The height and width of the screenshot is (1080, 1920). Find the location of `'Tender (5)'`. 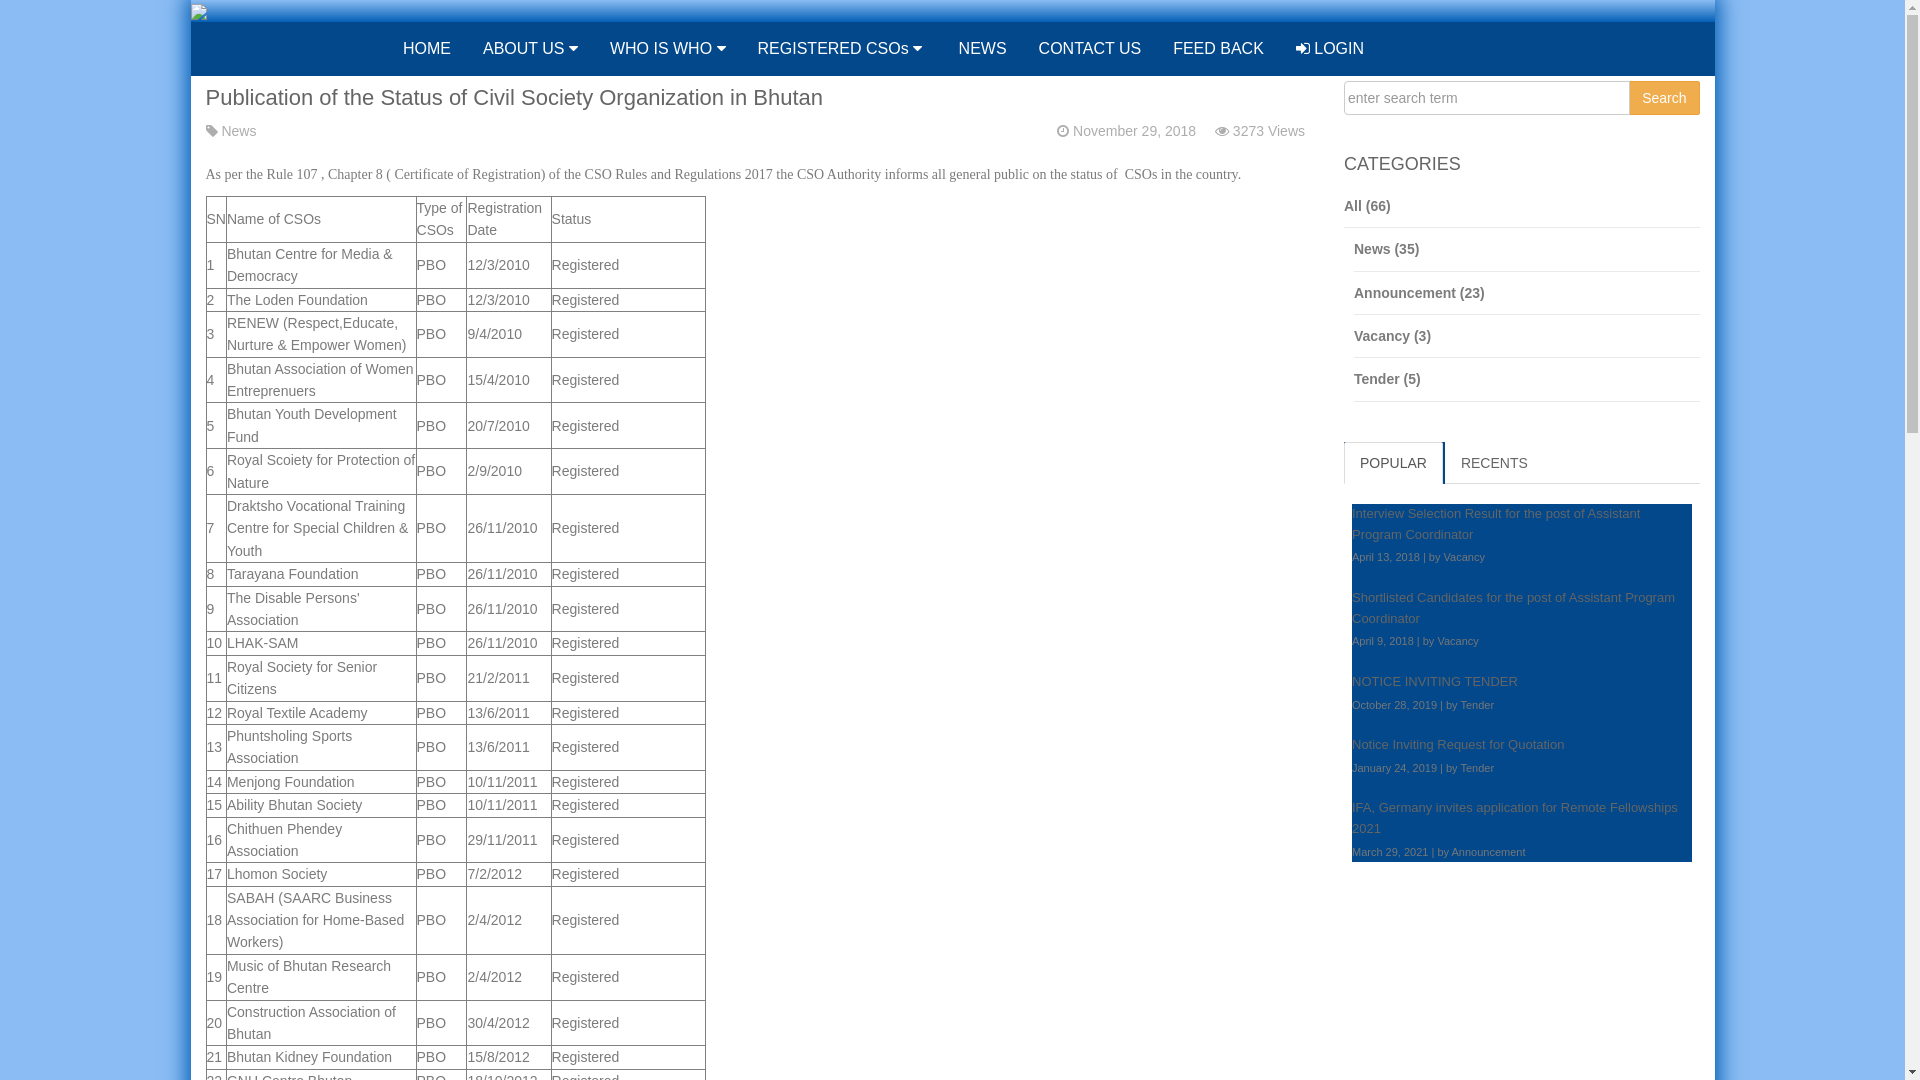

'Tender (5)' is located at coordinates (1353, 379).